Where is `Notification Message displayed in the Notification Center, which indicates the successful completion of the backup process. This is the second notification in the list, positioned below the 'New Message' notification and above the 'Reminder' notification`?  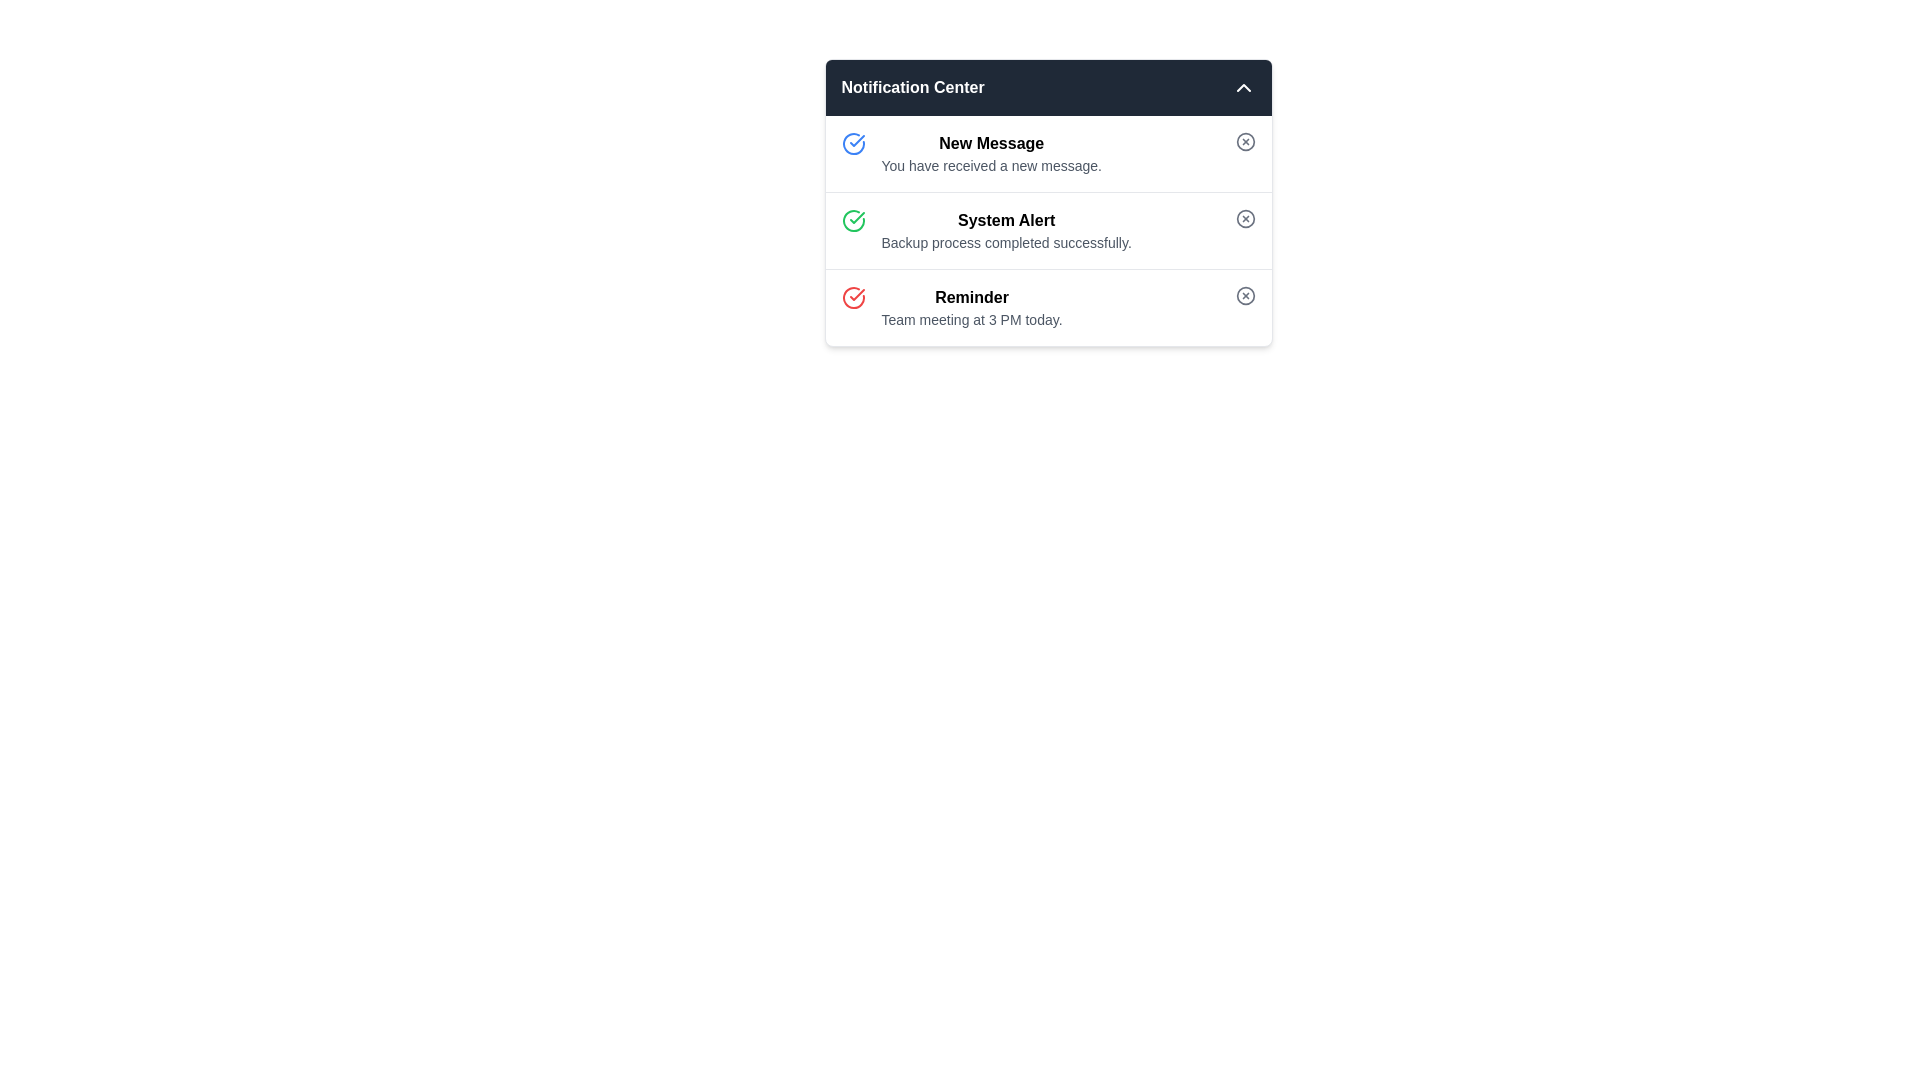
Notification Message displayed in the Notification Center, which indicates the successful completion of the backup process. This is the second notification in the list, positioned below the 'New Message' notification and above the 'Reminder' notification is located at coordinates (1006, 230).